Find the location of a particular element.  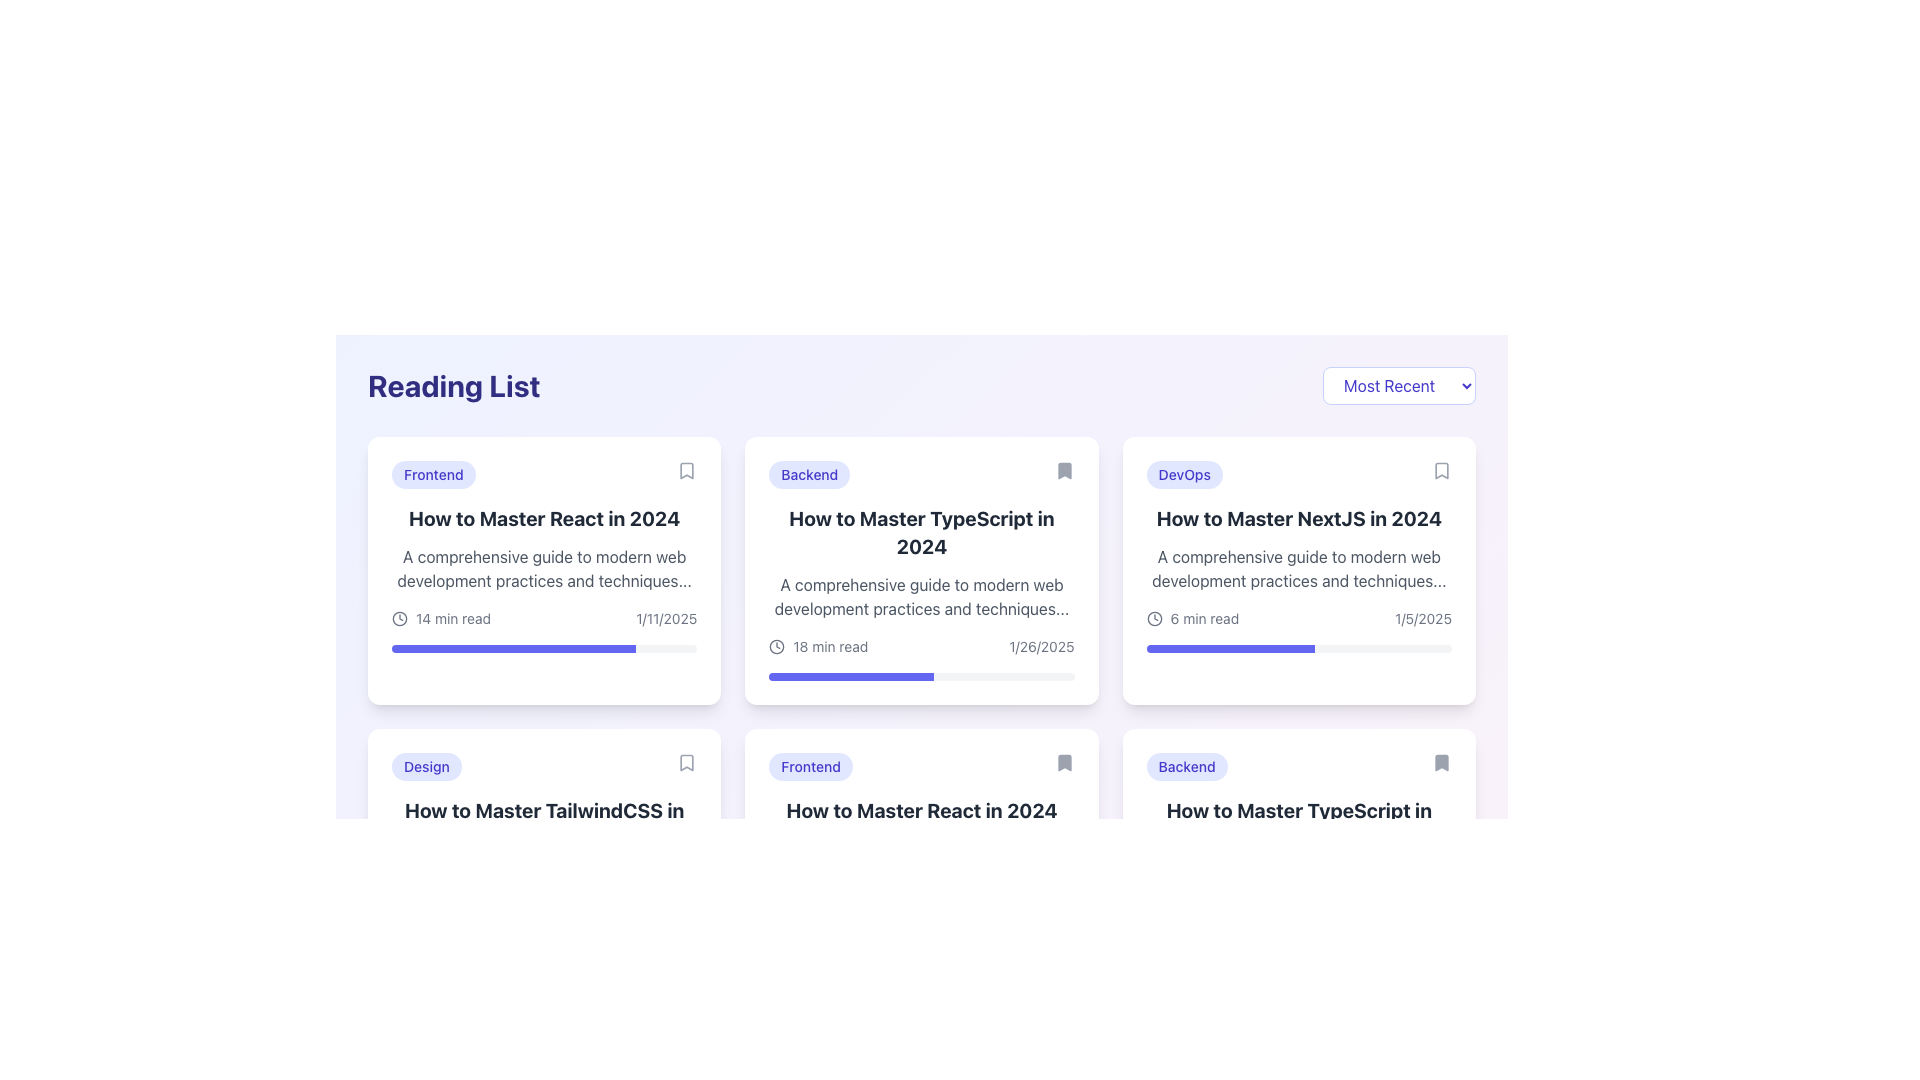

text element located below the card's title 'How to Master TypeScript in 2024', which provides insight into the card's content is located at coordinates (920, 596).